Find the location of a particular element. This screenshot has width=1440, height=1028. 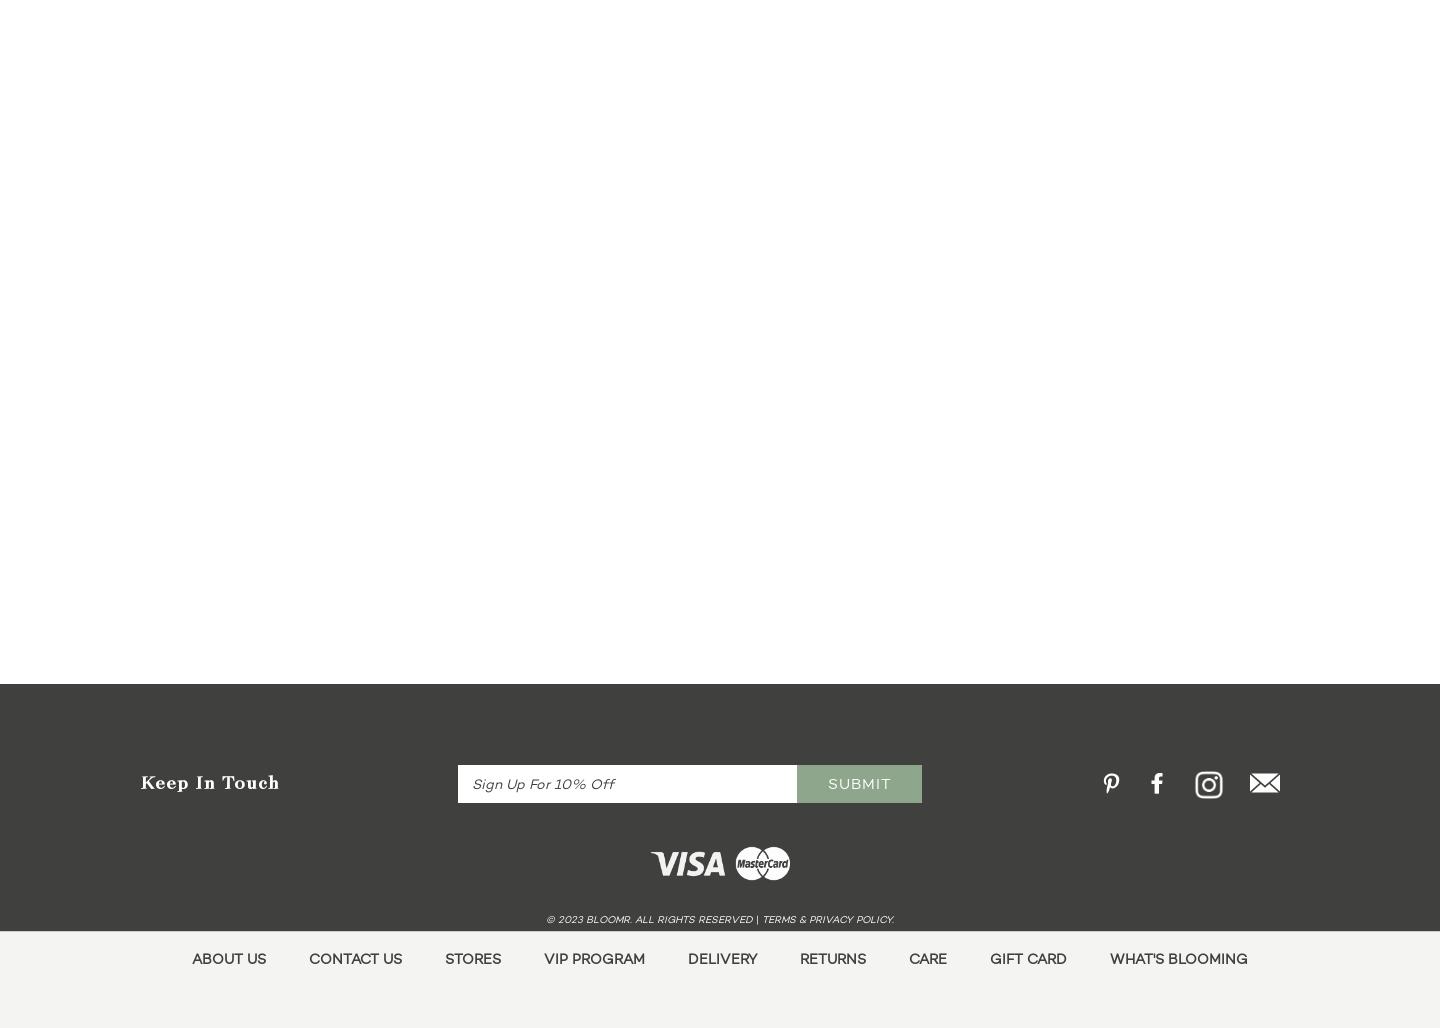

'privacy policy.' is located at coordinates (808, 918).